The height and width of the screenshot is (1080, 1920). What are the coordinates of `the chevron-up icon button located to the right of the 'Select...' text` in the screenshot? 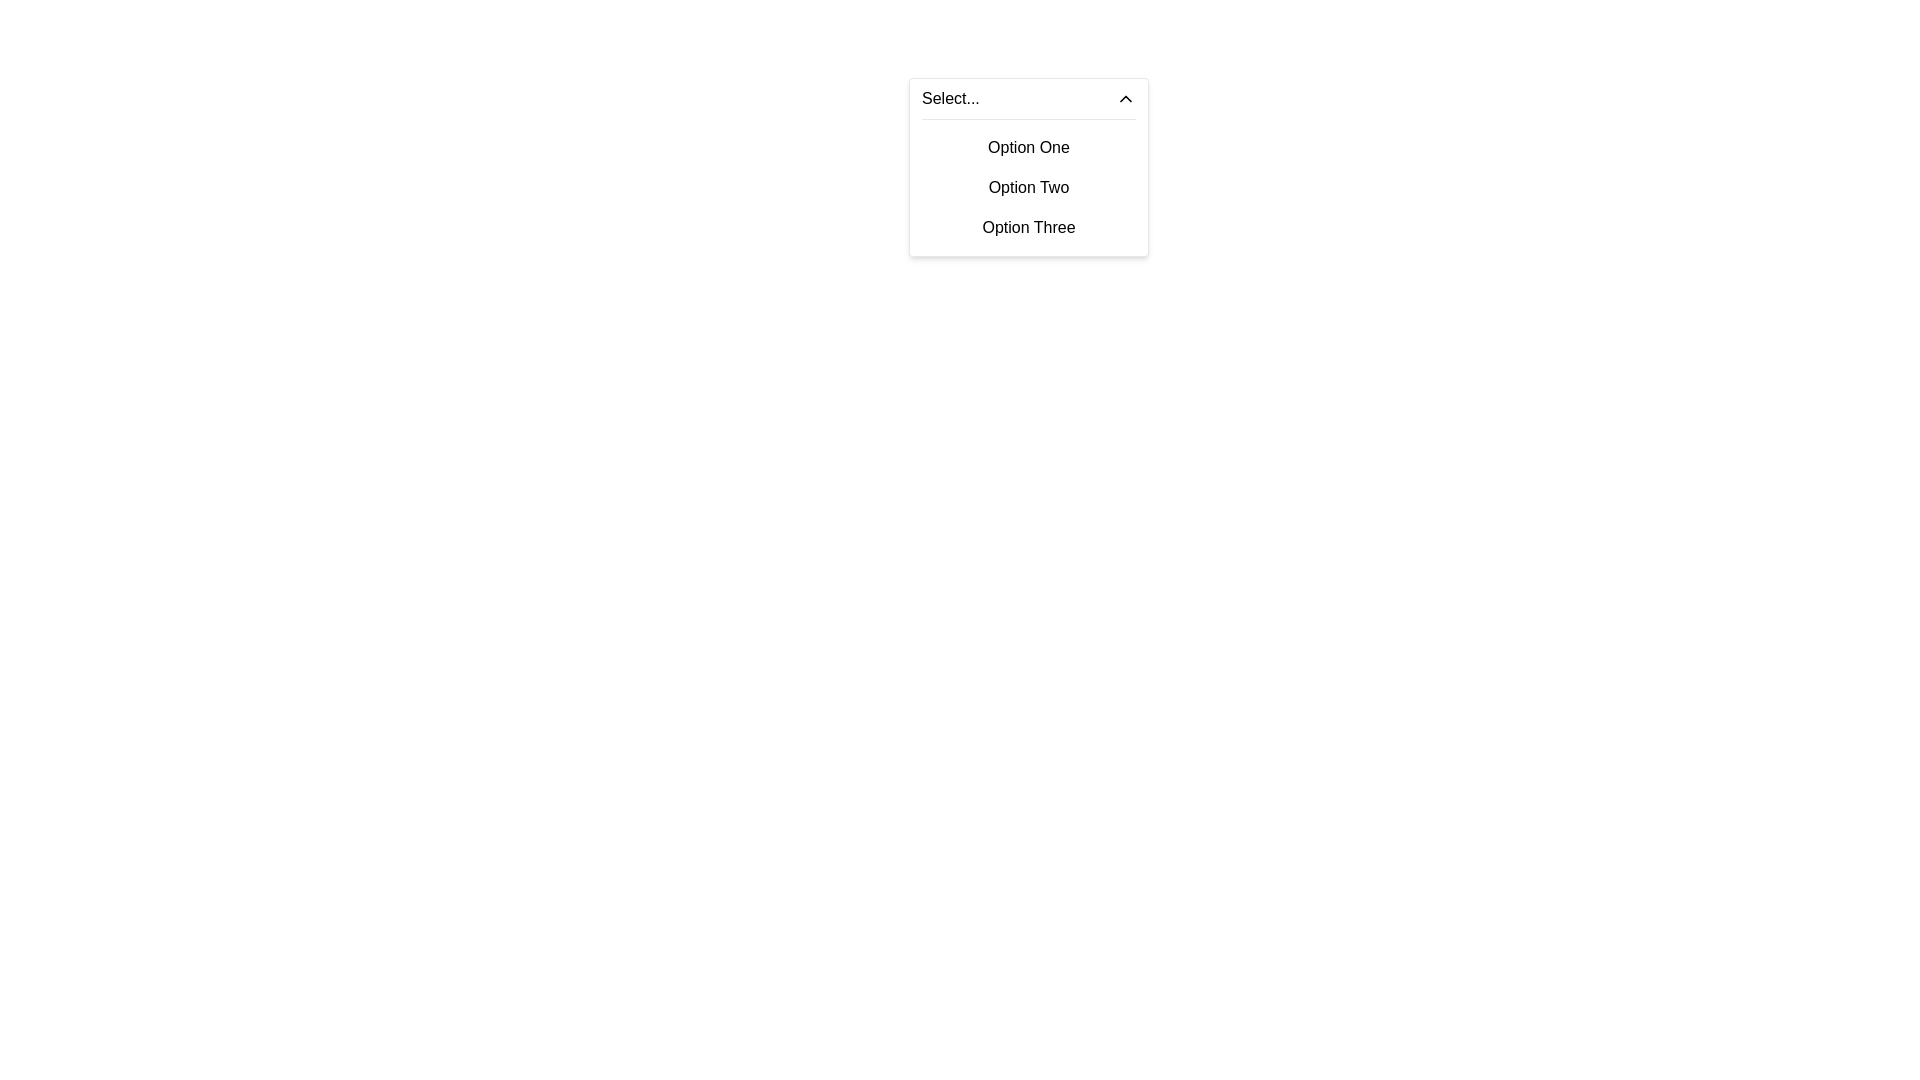 It's located at (1126, 99).